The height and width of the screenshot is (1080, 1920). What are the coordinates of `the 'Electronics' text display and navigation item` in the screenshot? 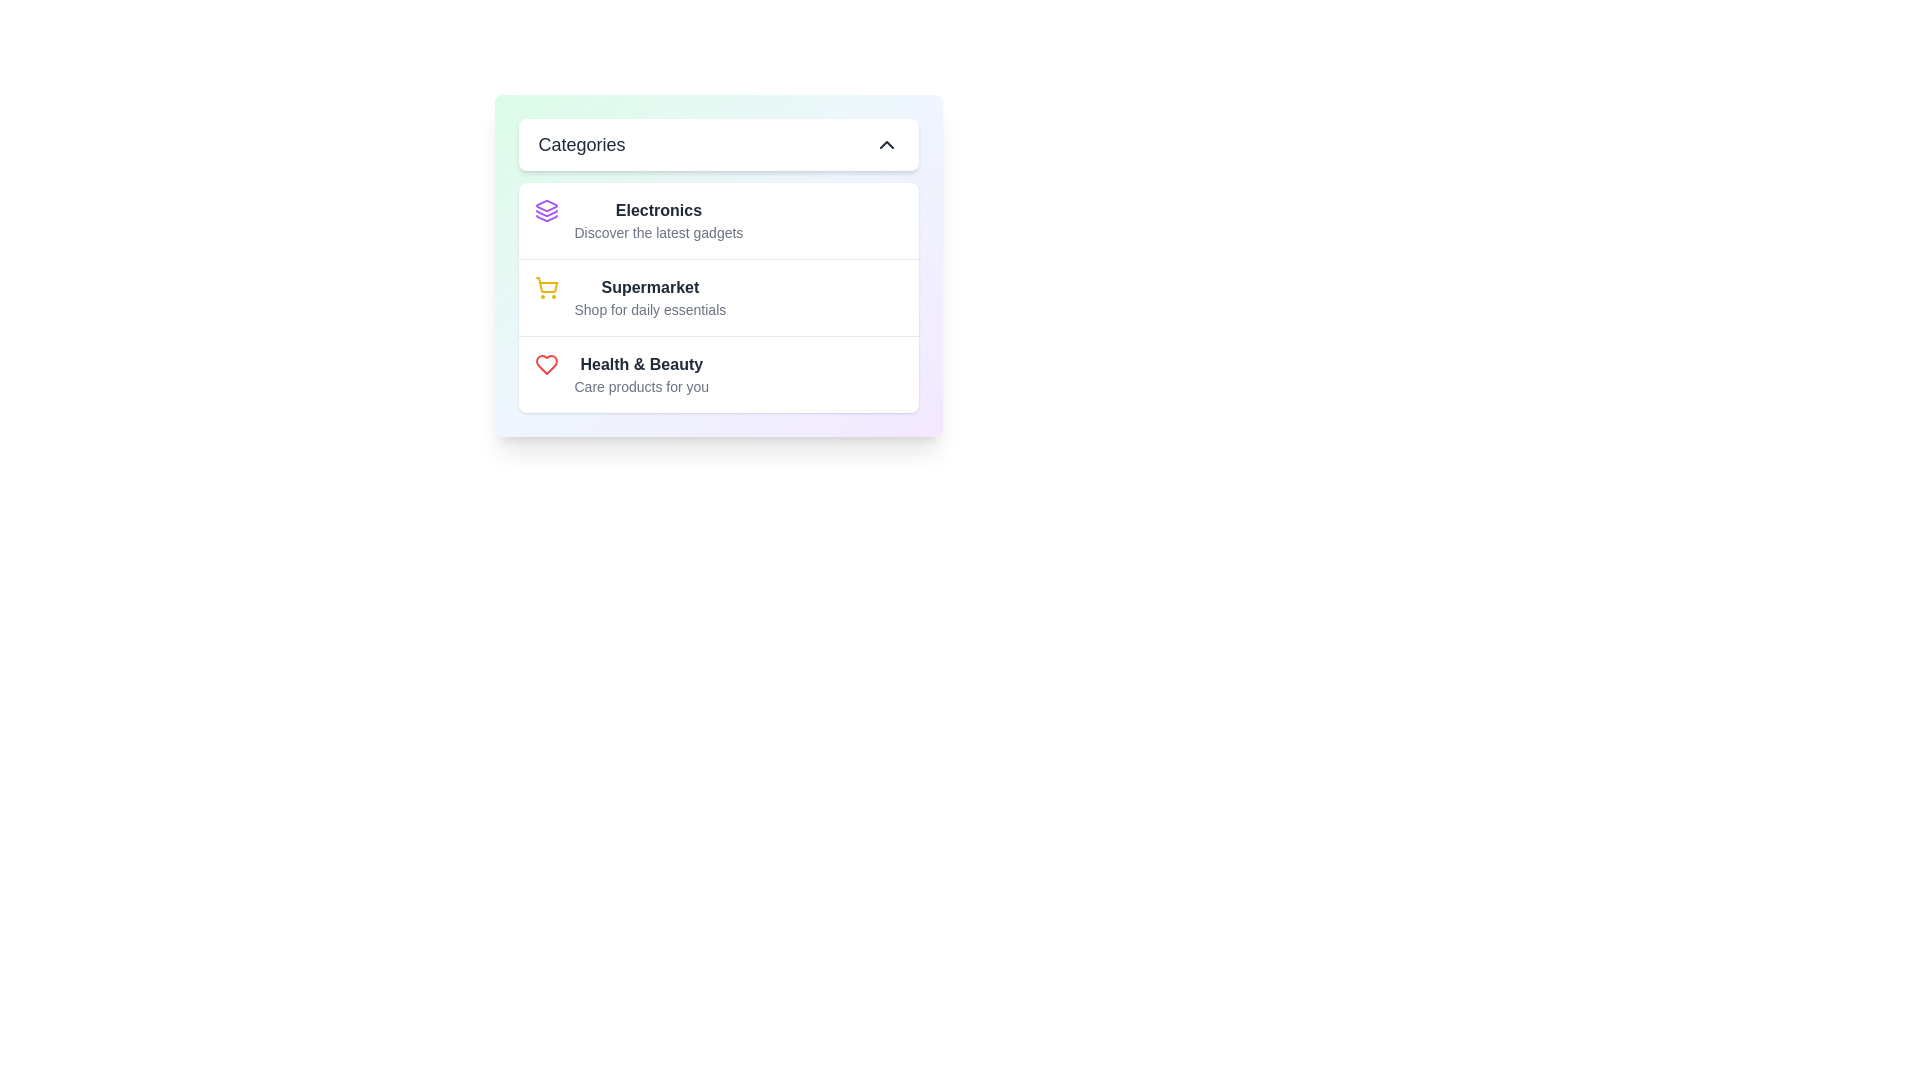 It's located at (658, 220).